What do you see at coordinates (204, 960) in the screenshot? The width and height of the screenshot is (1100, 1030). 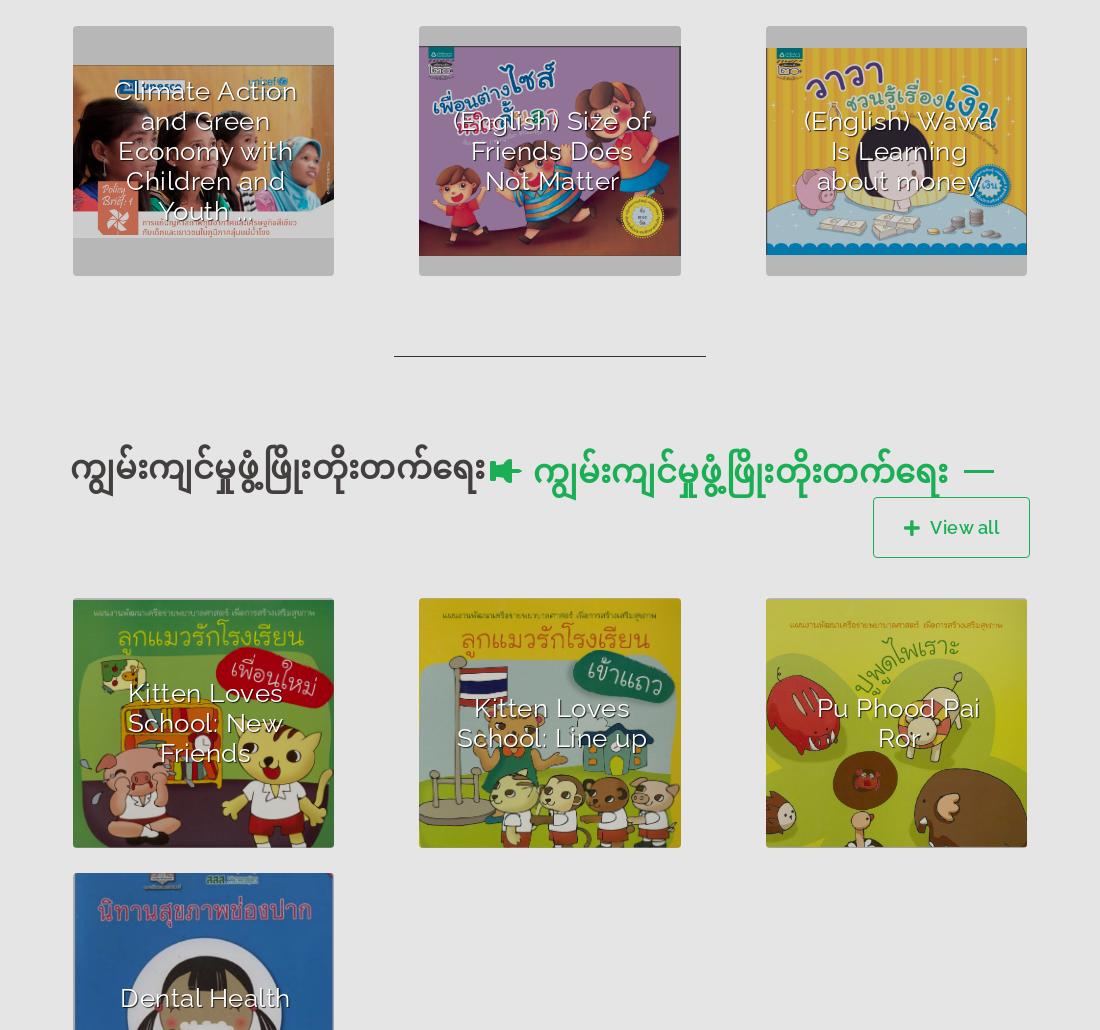 I see `'Author : Pratum Ma Ta Daeng  Project Leader who prepared storybooks'` at bounding box center [204, 960].